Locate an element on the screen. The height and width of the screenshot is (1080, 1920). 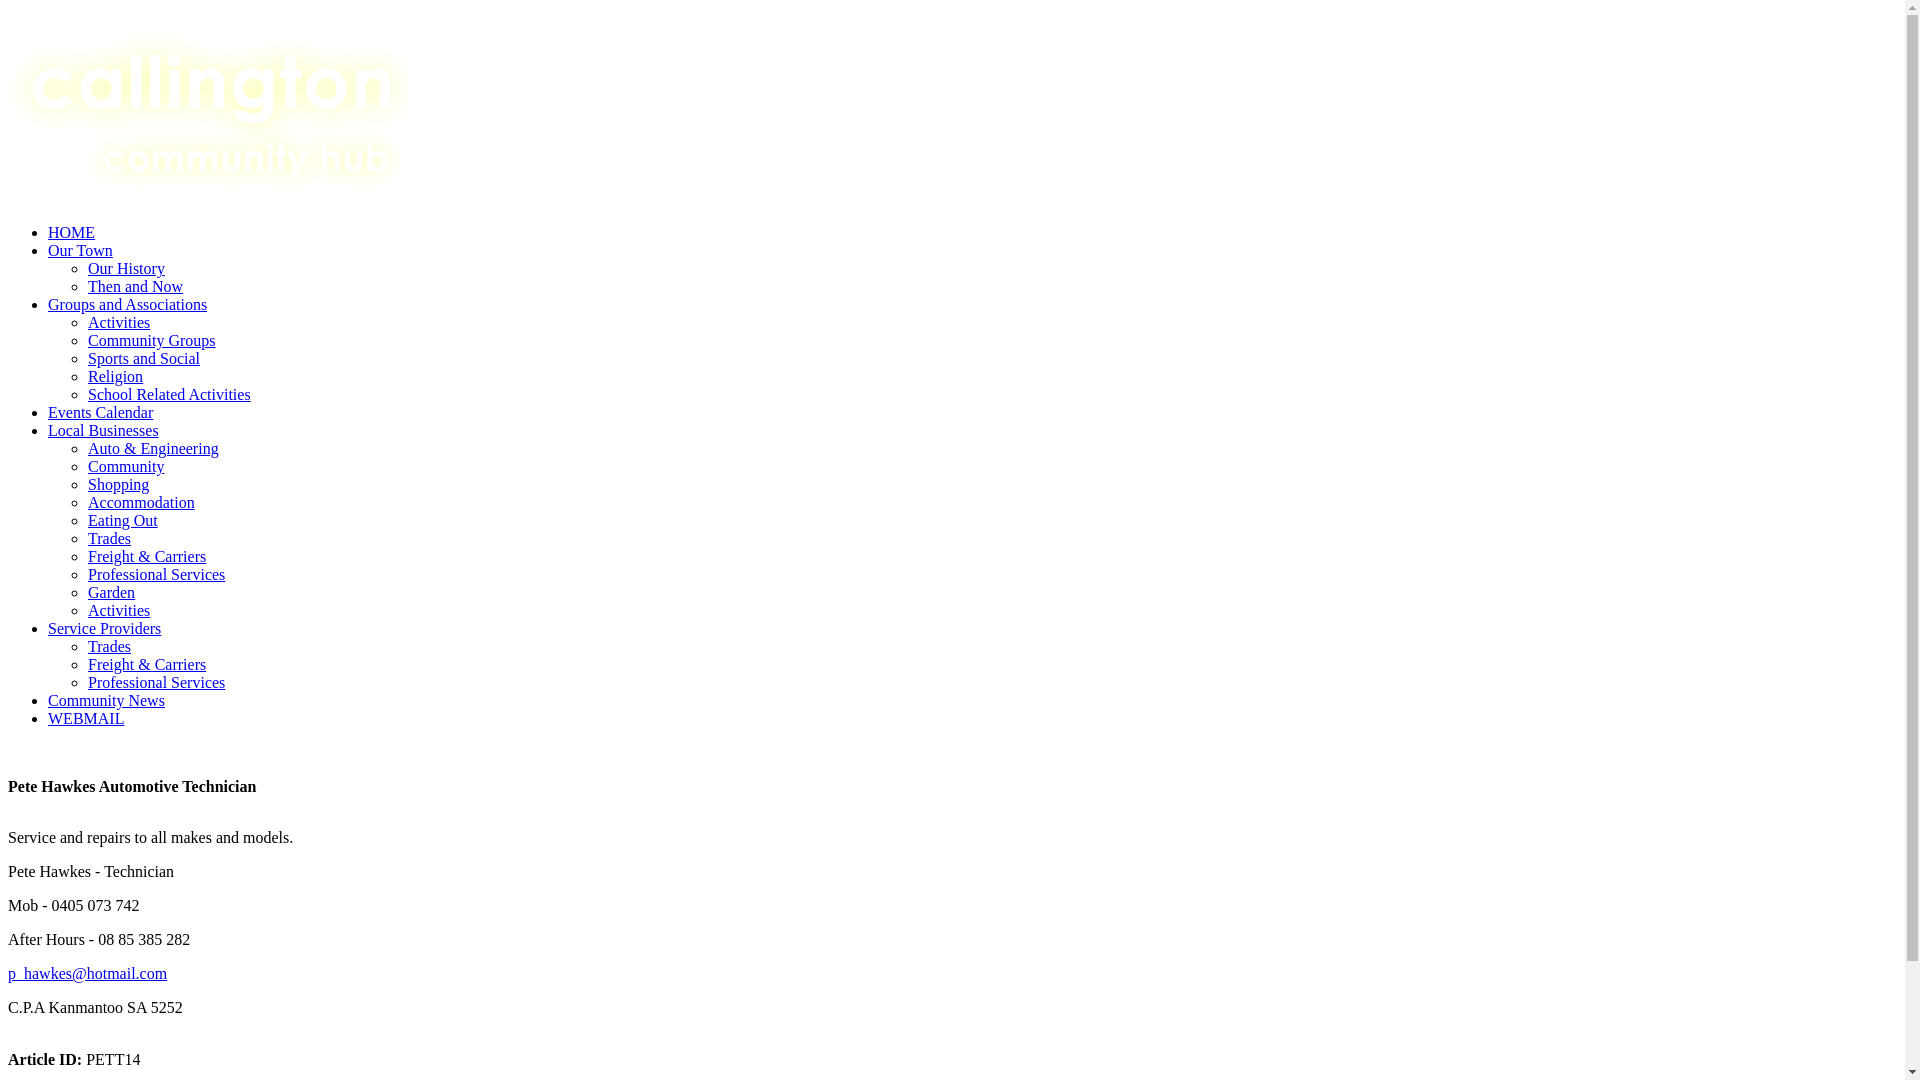
'Local Businesses' is located at coordinates (102, 429).